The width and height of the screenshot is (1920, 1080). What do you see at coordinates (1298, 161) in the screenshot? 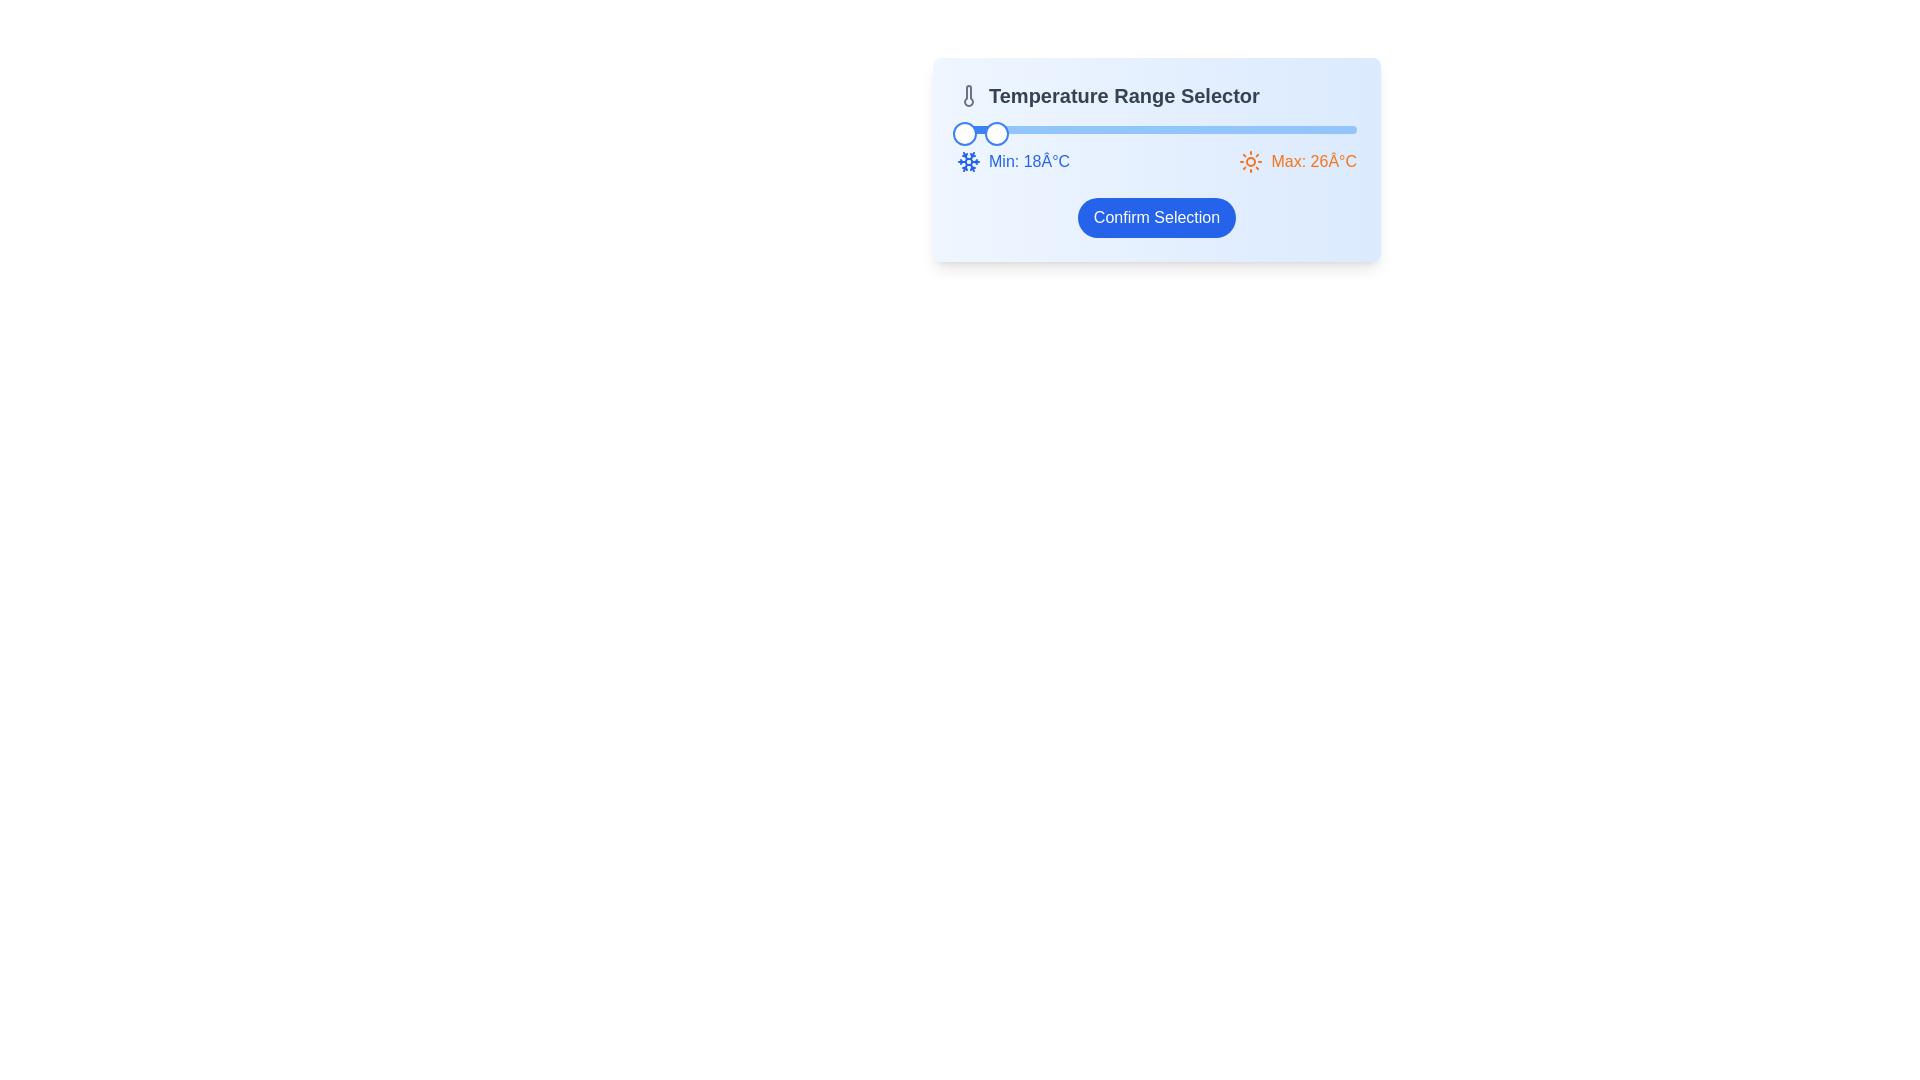
I see `the label indicating the maximum temperature, styled with orange text and a sun icon, which reads 'Max: 26°C'` at bounding box center [1298, 161].